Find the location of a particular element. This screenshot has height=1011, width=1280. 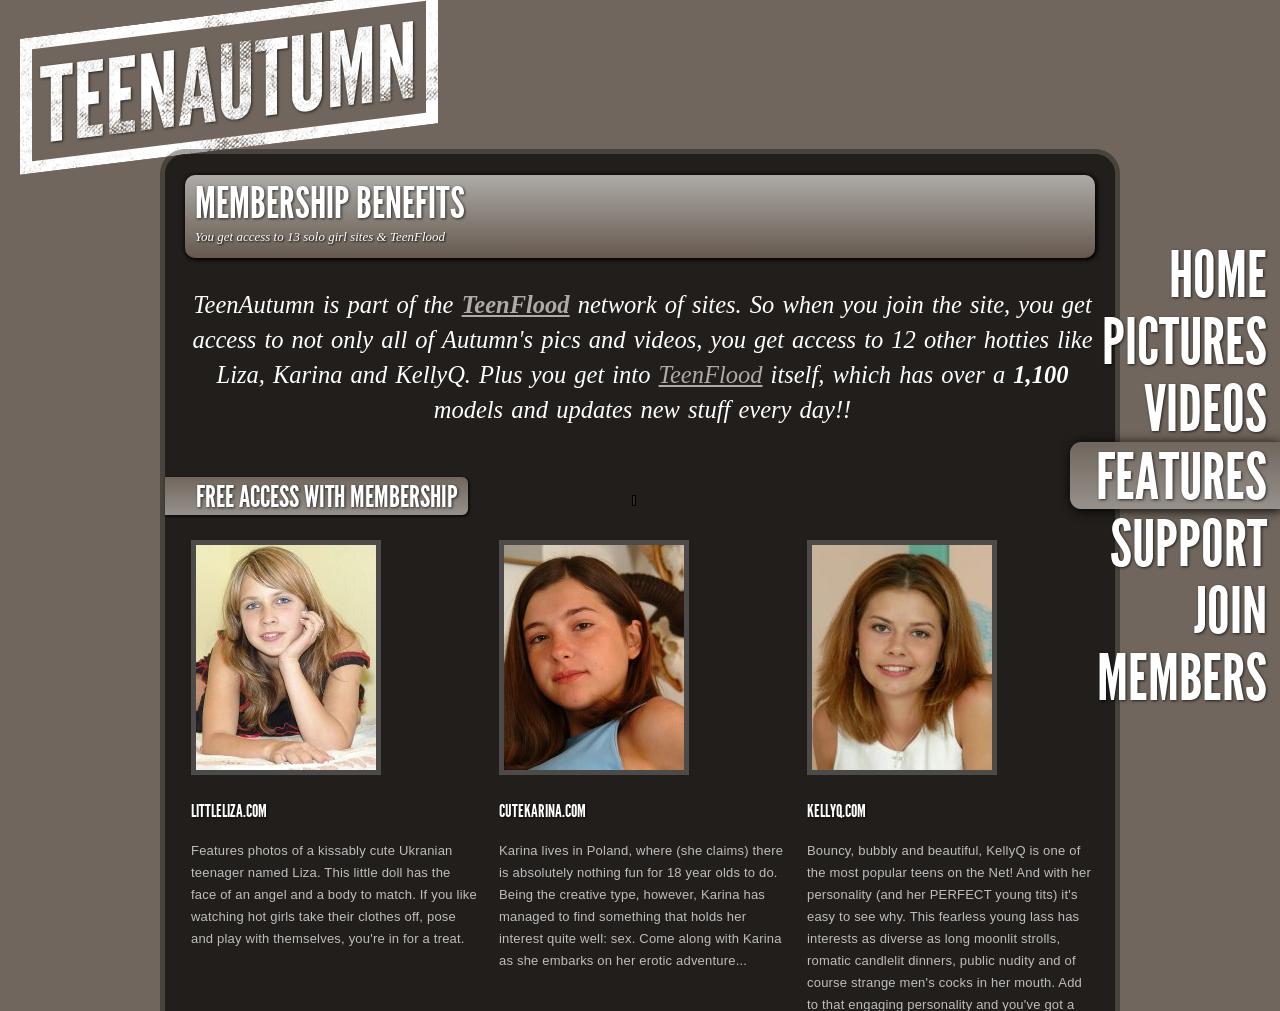

'Membership Benefits' is located at coordinates (329, 203).